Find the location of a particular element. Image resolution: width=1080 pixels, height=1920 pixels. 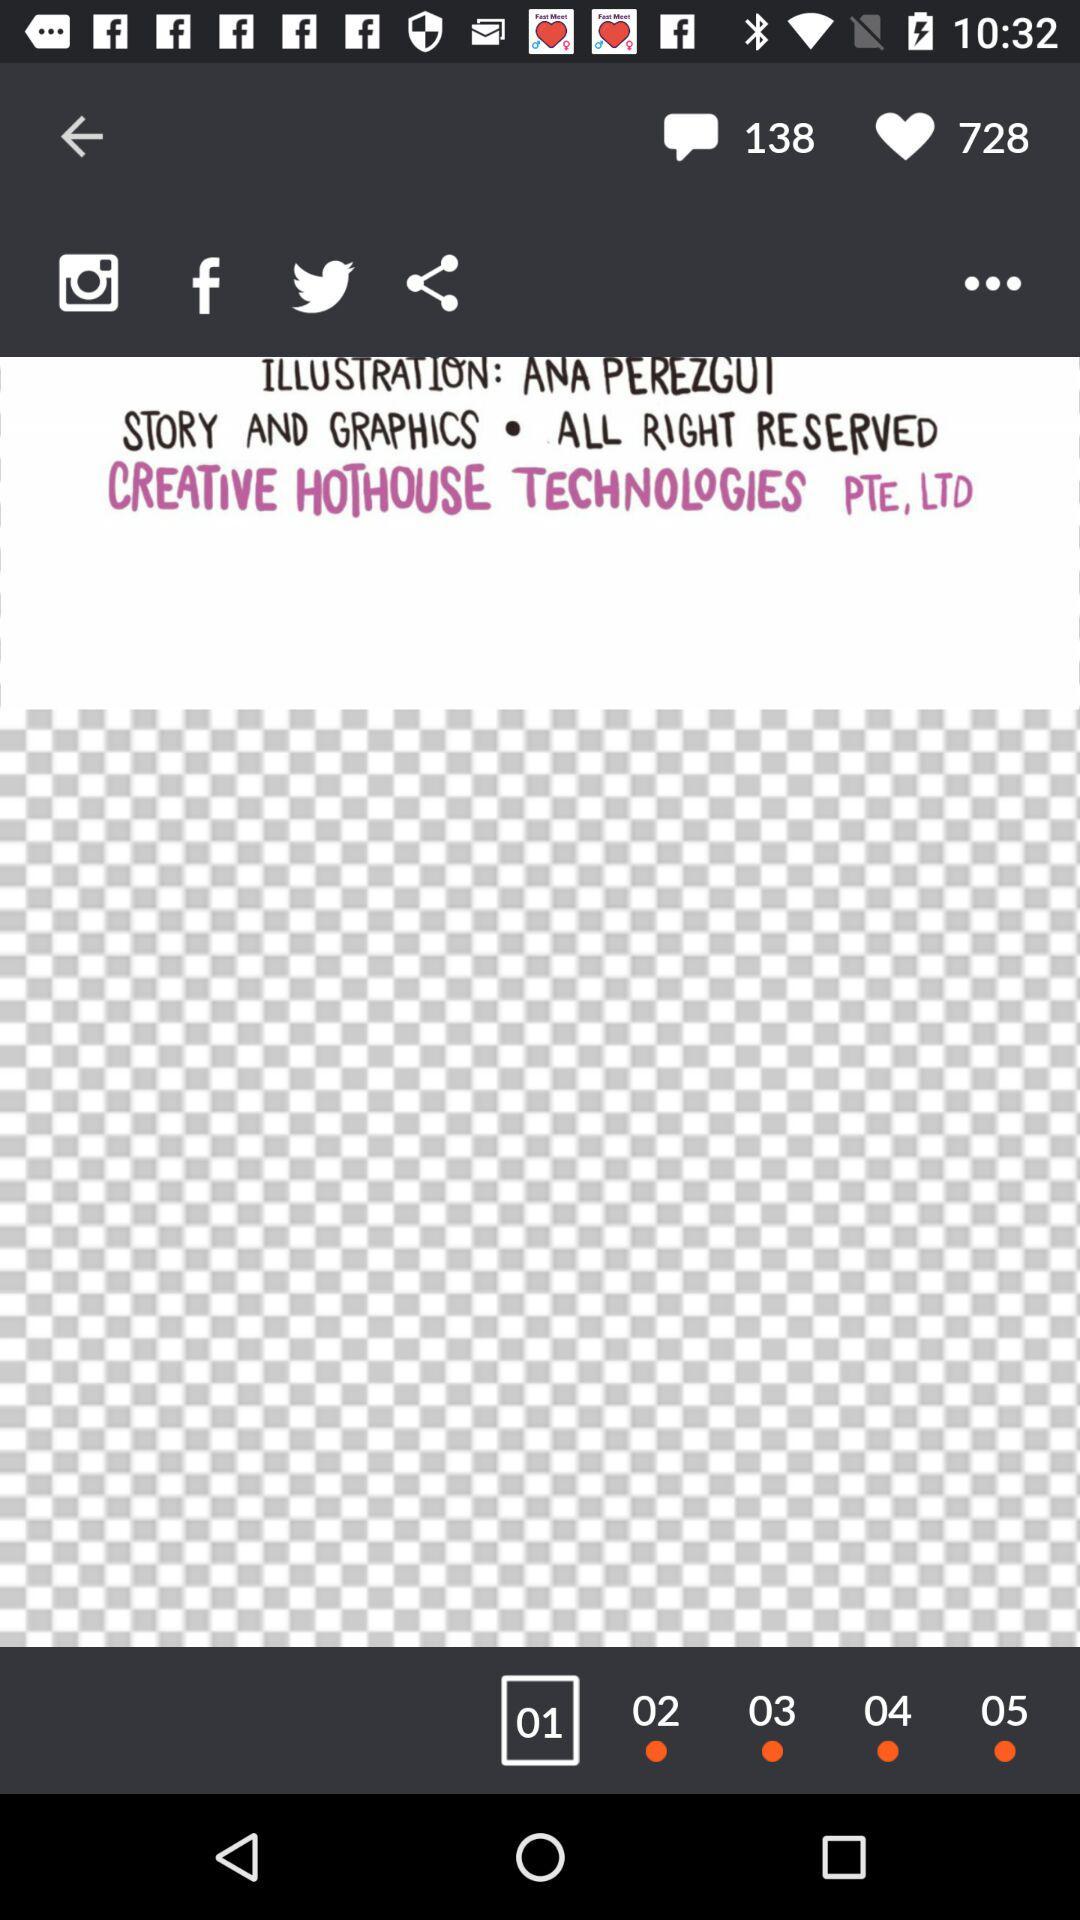

share button is located at coordinates (431, 282).